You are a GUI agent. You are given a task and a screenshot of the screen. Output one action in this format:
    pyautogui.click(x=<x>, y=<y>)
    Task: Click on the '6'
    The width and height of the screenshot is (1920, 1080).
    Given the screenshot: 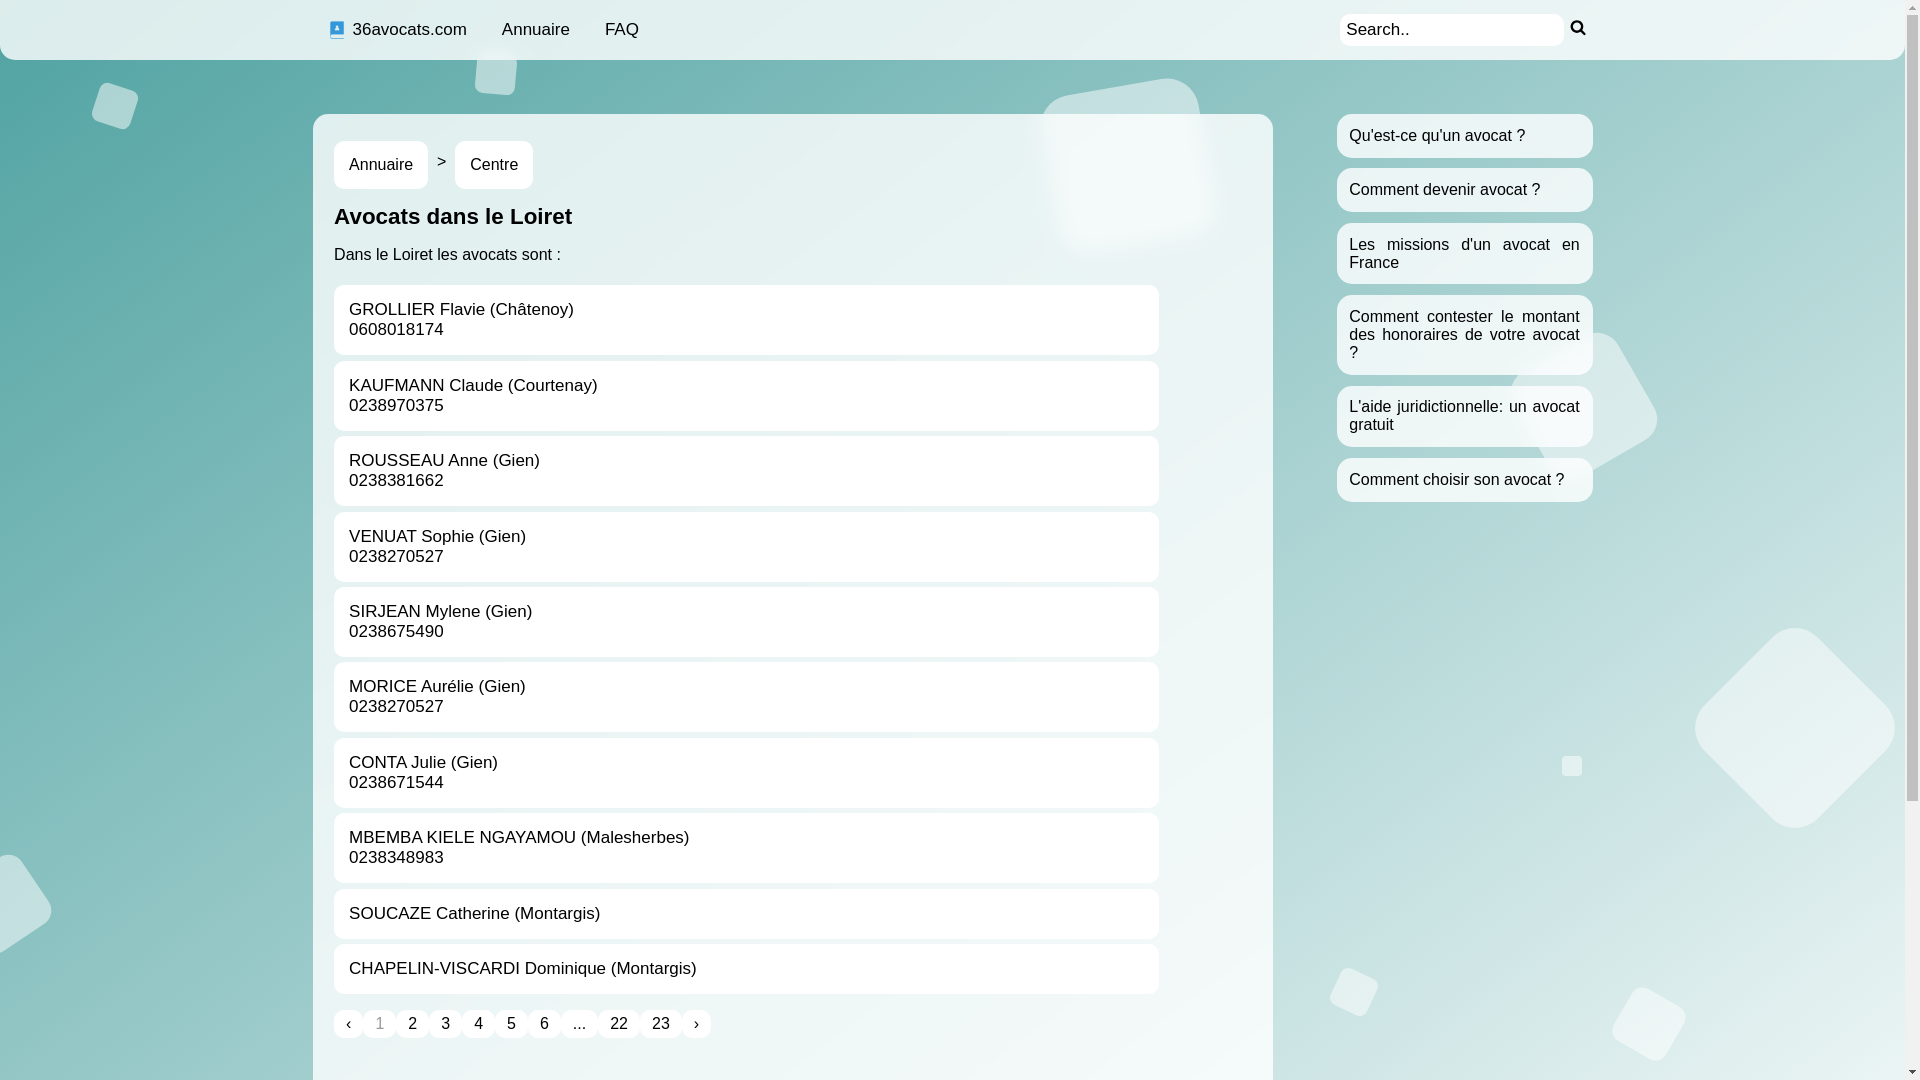 What is the action you would take?
    pyautogui.click(x=544, y=1023)
    